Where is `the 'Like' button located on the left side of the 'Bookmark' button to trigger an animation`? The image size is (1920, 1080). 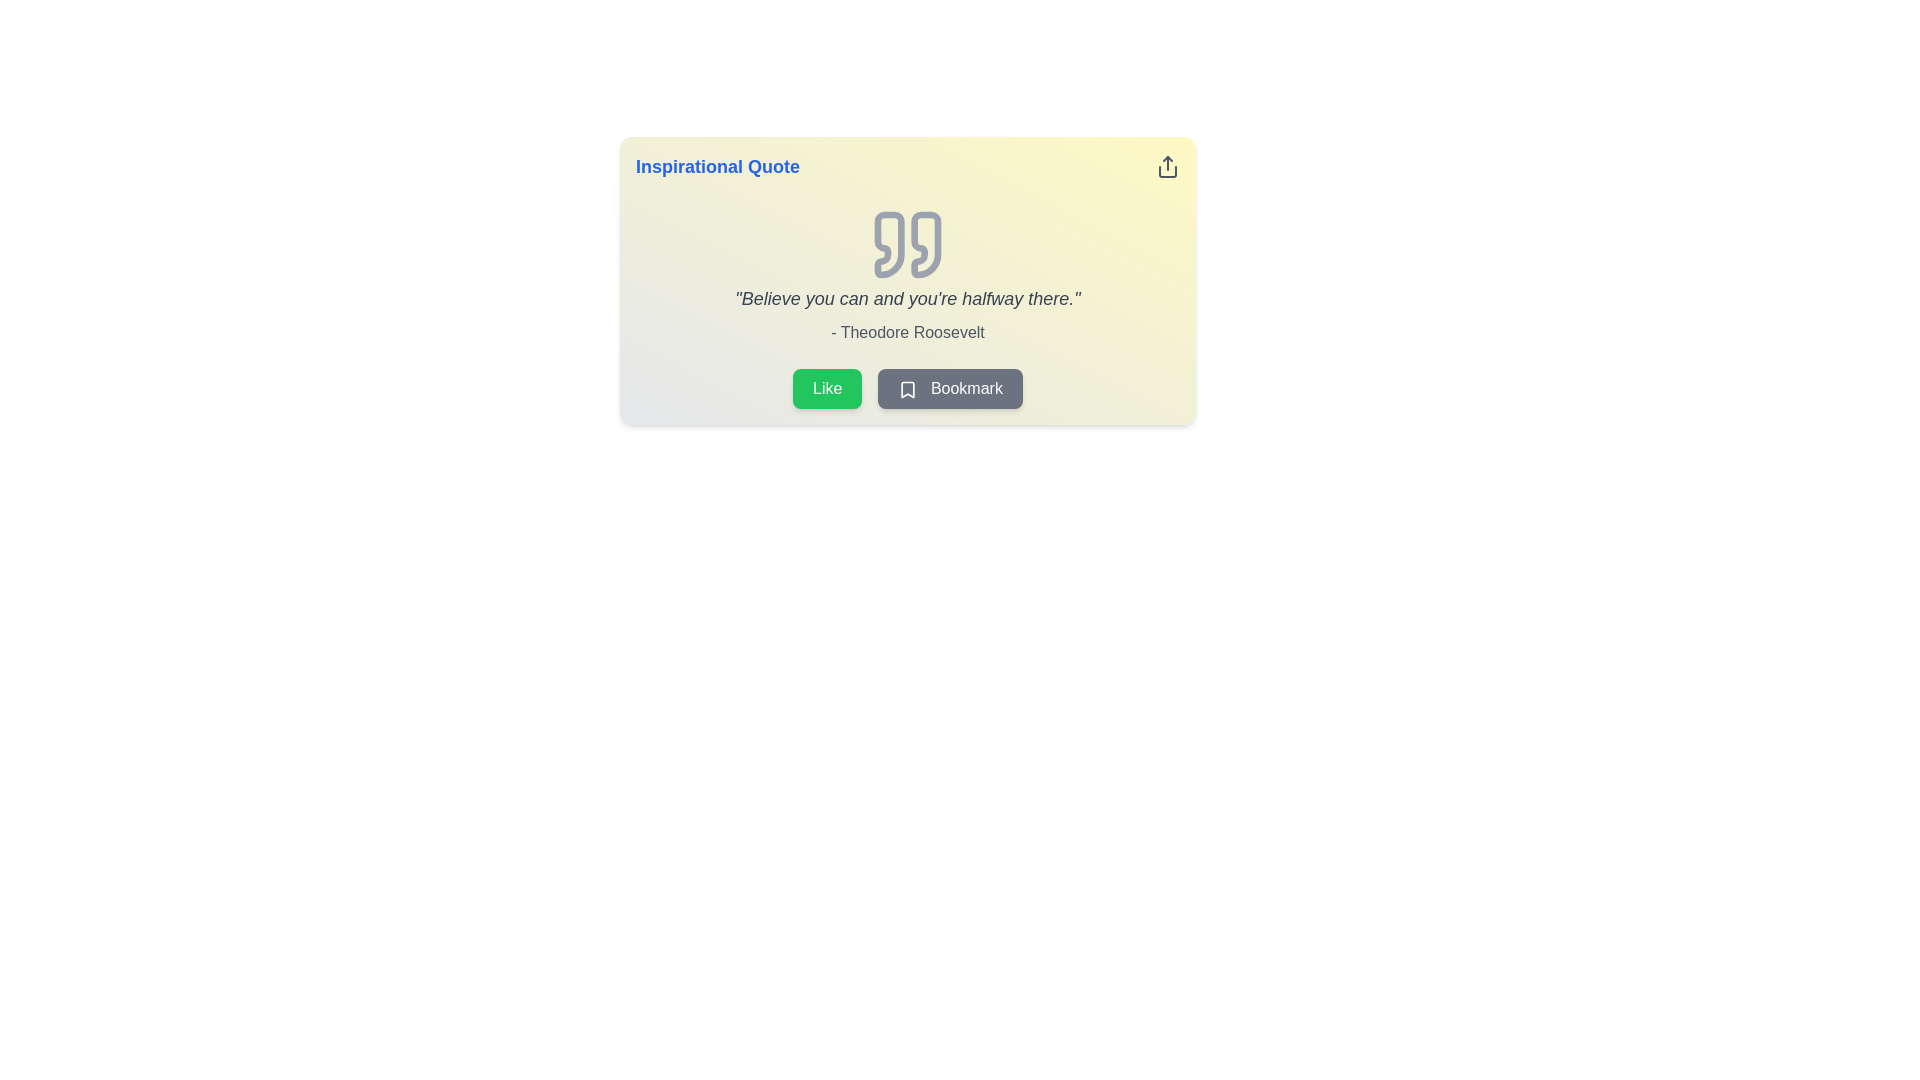 the 'Like' button located on the left side of the 'Bookmark' button to trigger an animation is located at coordinates (827, 389).